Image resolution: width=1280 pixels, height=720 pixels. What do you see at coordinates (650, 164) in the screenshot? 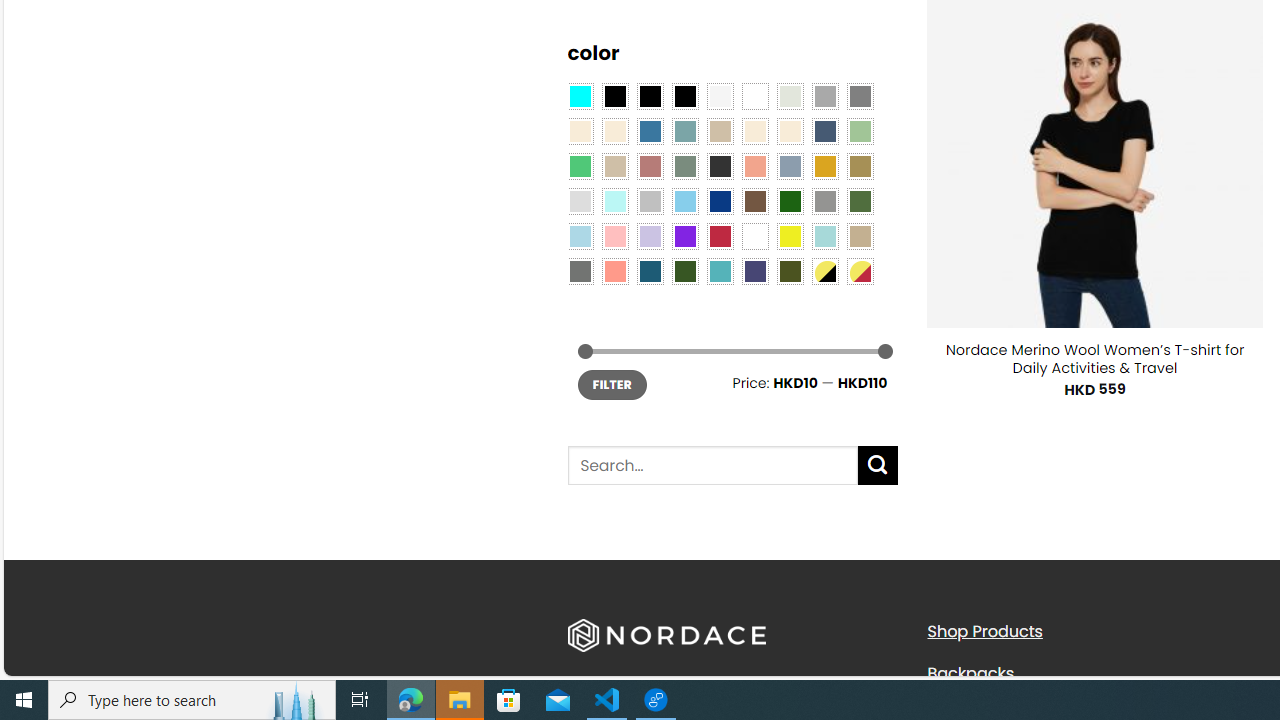
I see `'Rose'` at bounding box center [650, 164].